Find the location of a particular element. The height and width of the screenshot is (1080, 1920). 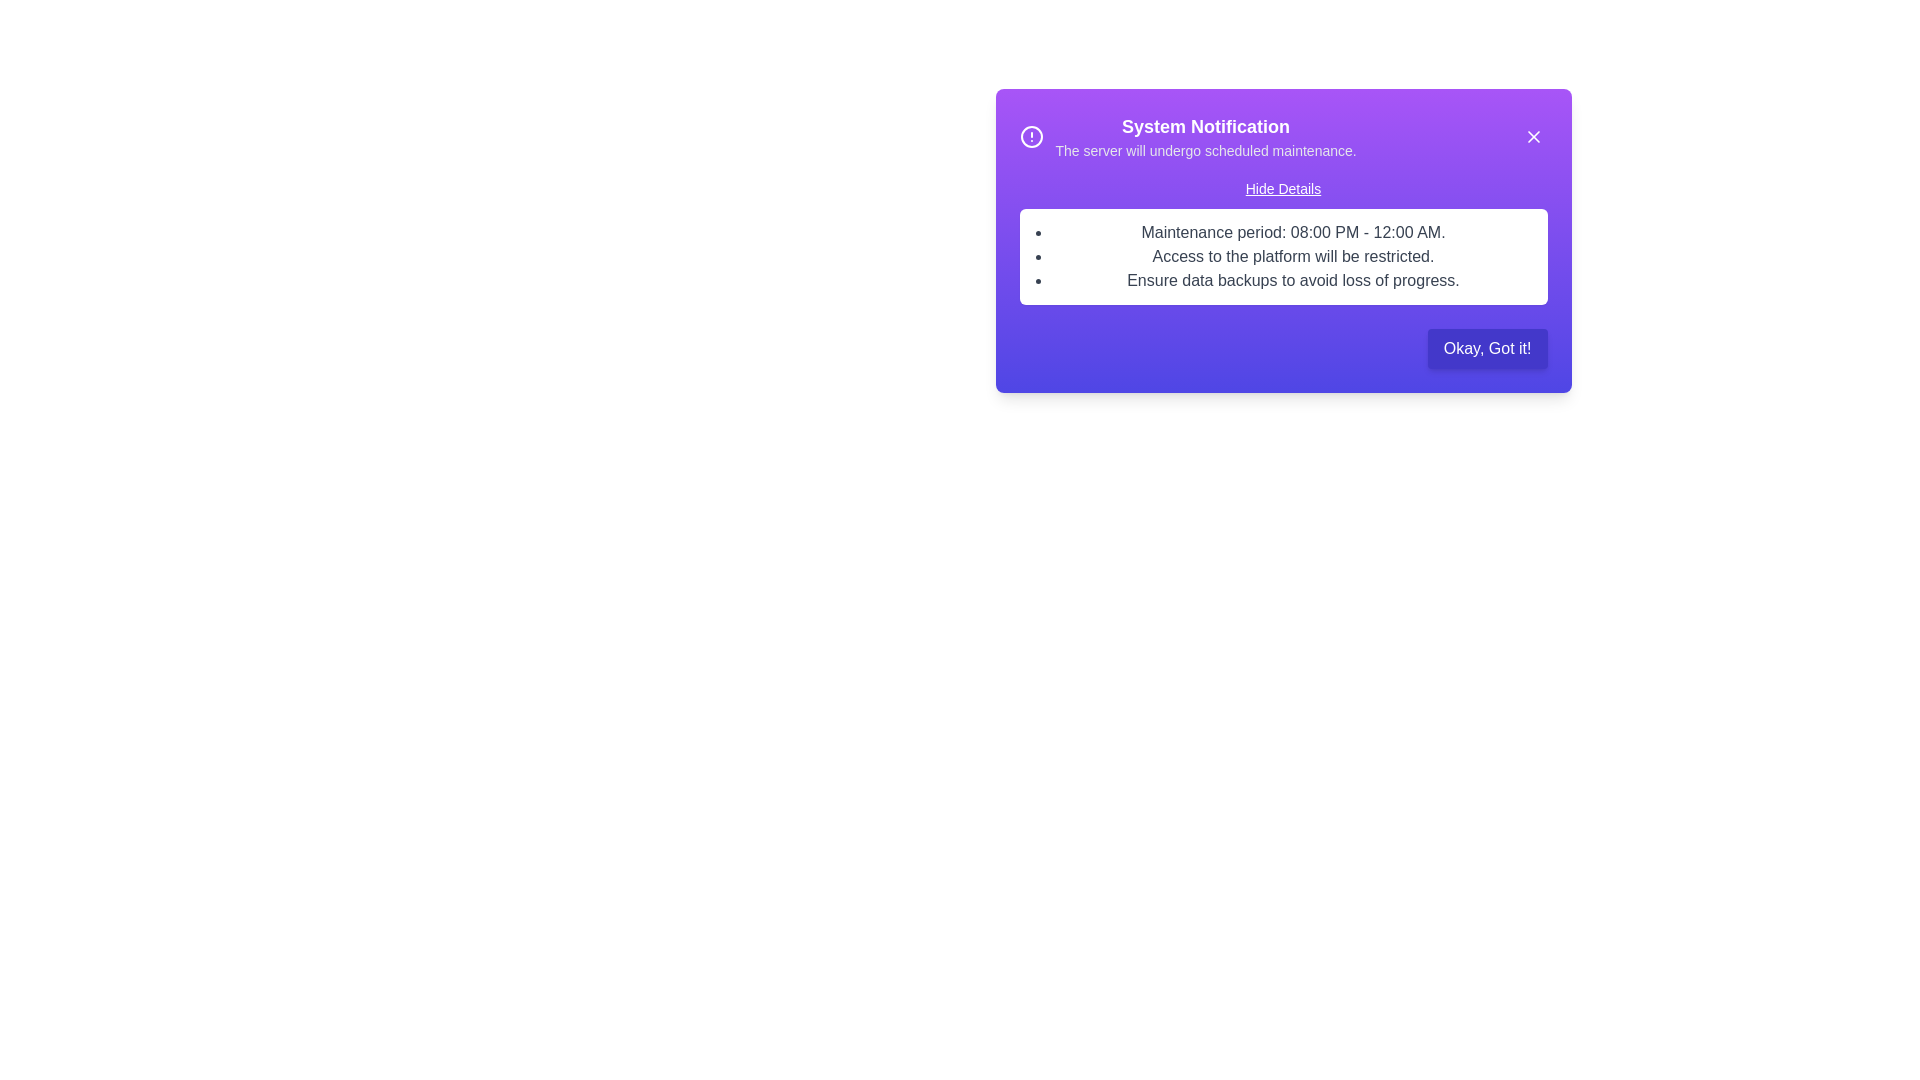

the 'X' button to dismiss the alert is located at coordinates (1532, 136).